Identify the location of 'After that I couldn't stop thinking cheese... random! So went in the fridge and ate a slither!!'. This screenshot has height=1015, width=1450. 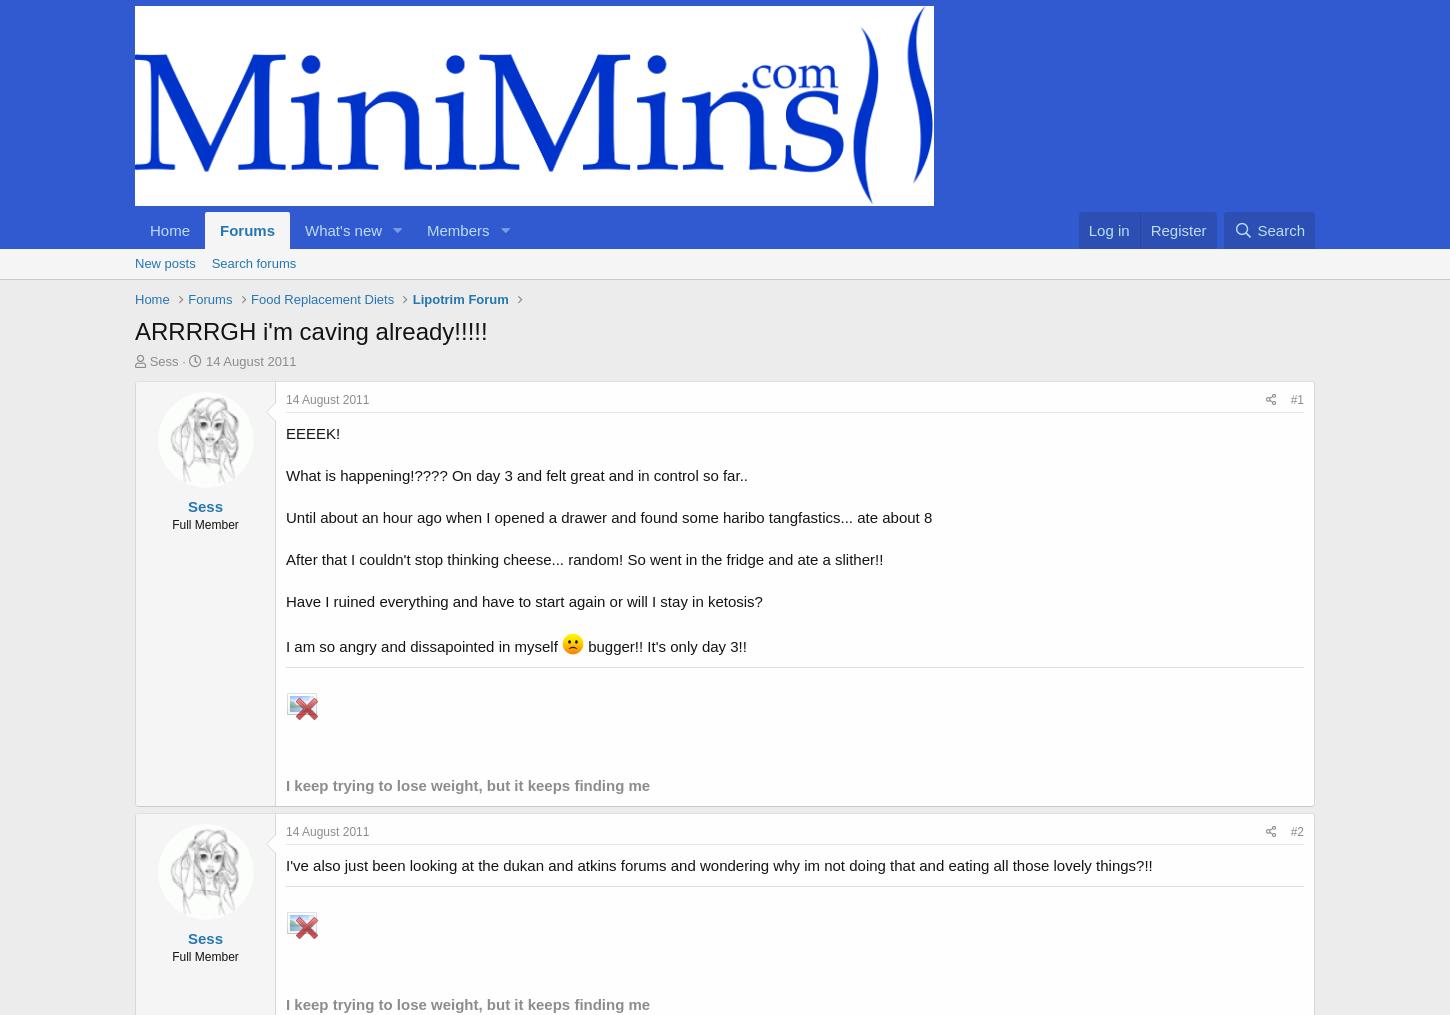
(285, 559).